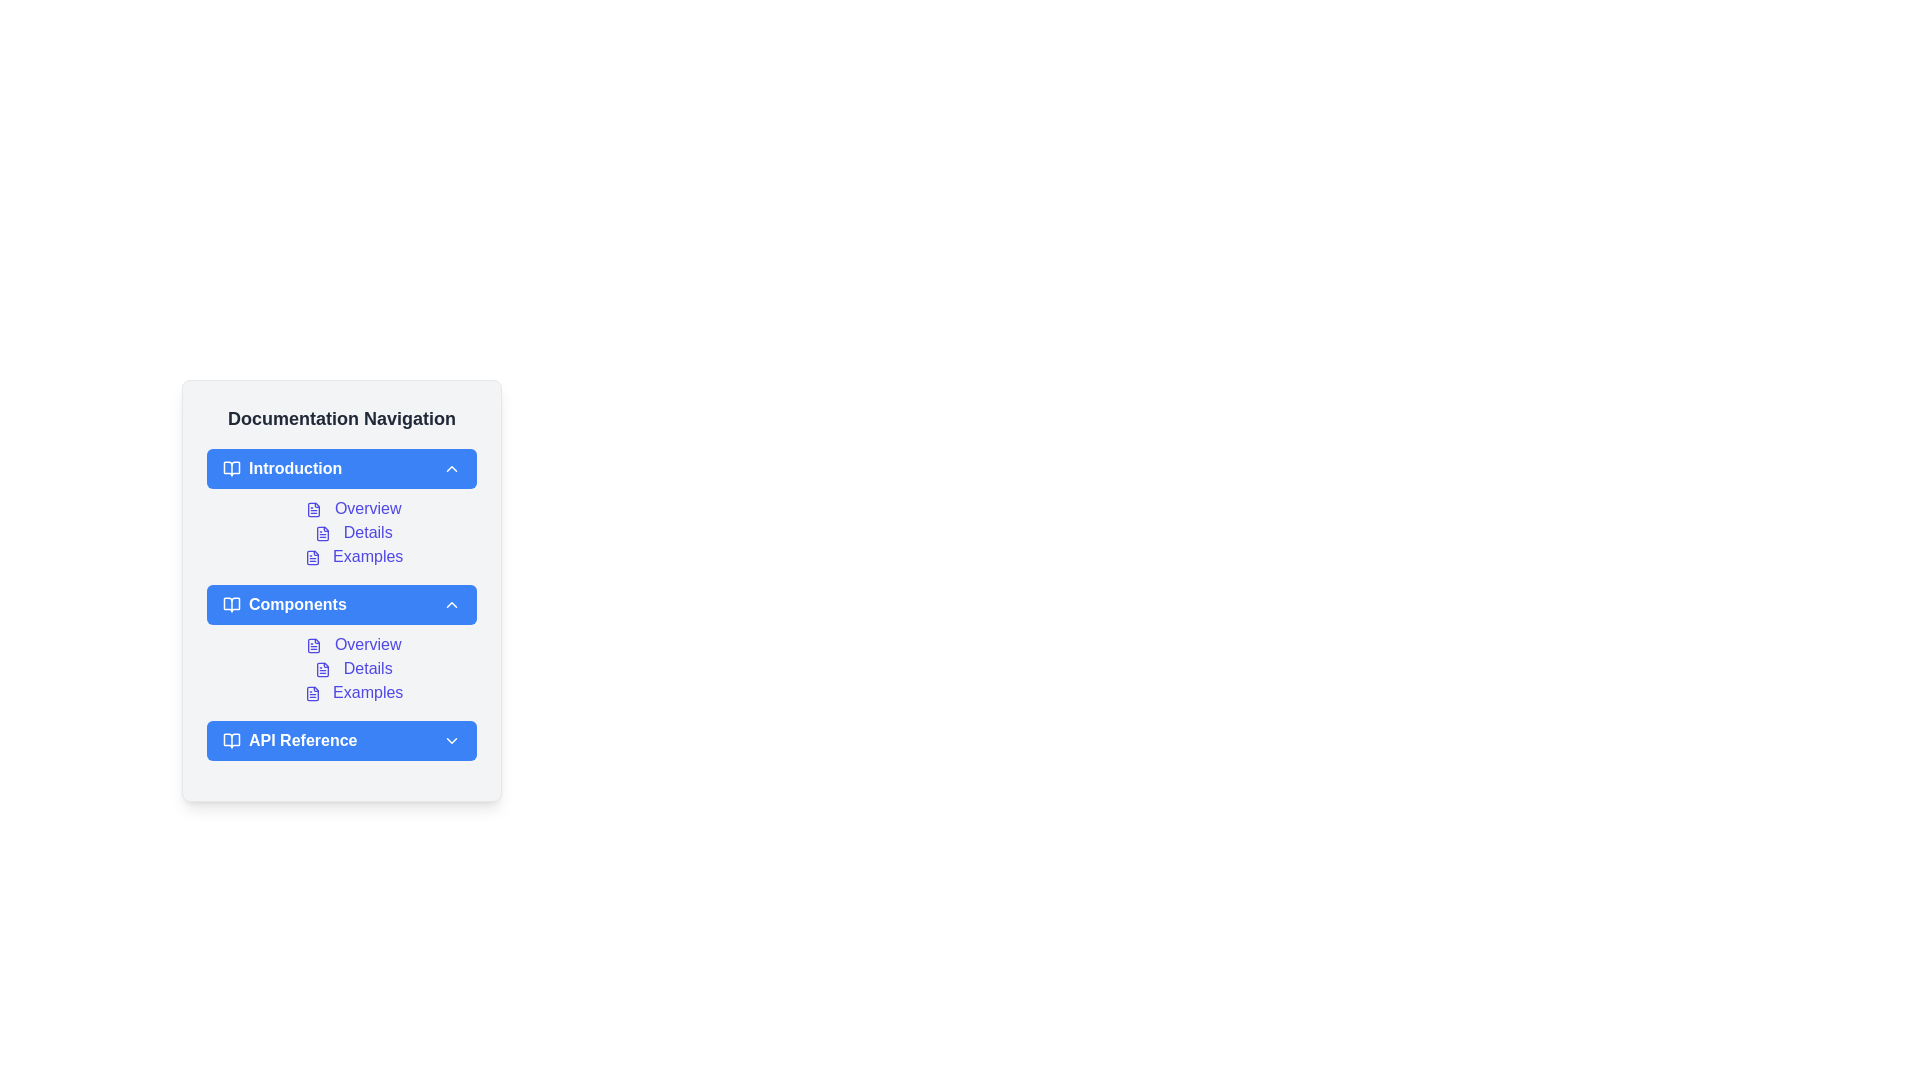 The width and height of the screenshot is (1920, 1080). What do you see at coordinates (341, 740) in the screenshot?
I see `the 'API Reference' collapsible section header with a blue background and white text` at bounding box center [341, 740].